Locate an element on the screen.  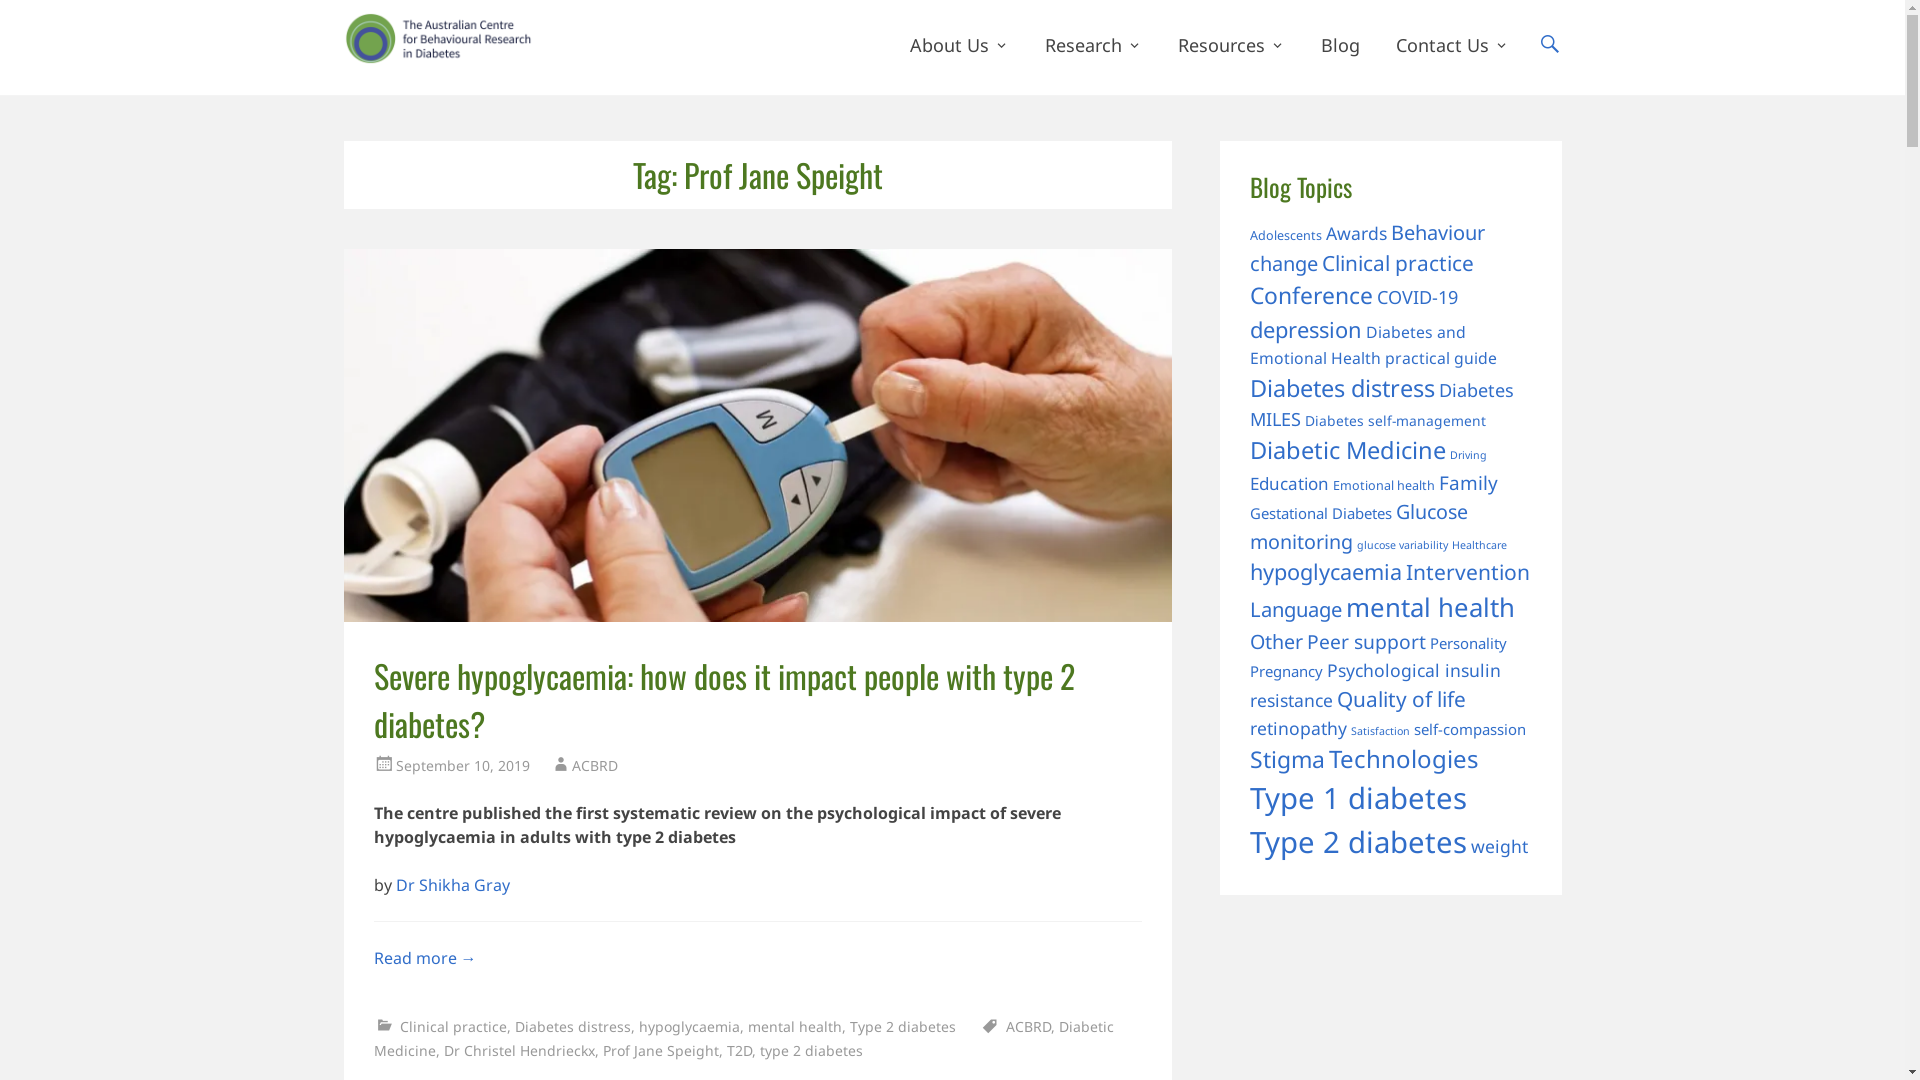
'Prof Jane Speight' is located at coordinates (660, 1049).